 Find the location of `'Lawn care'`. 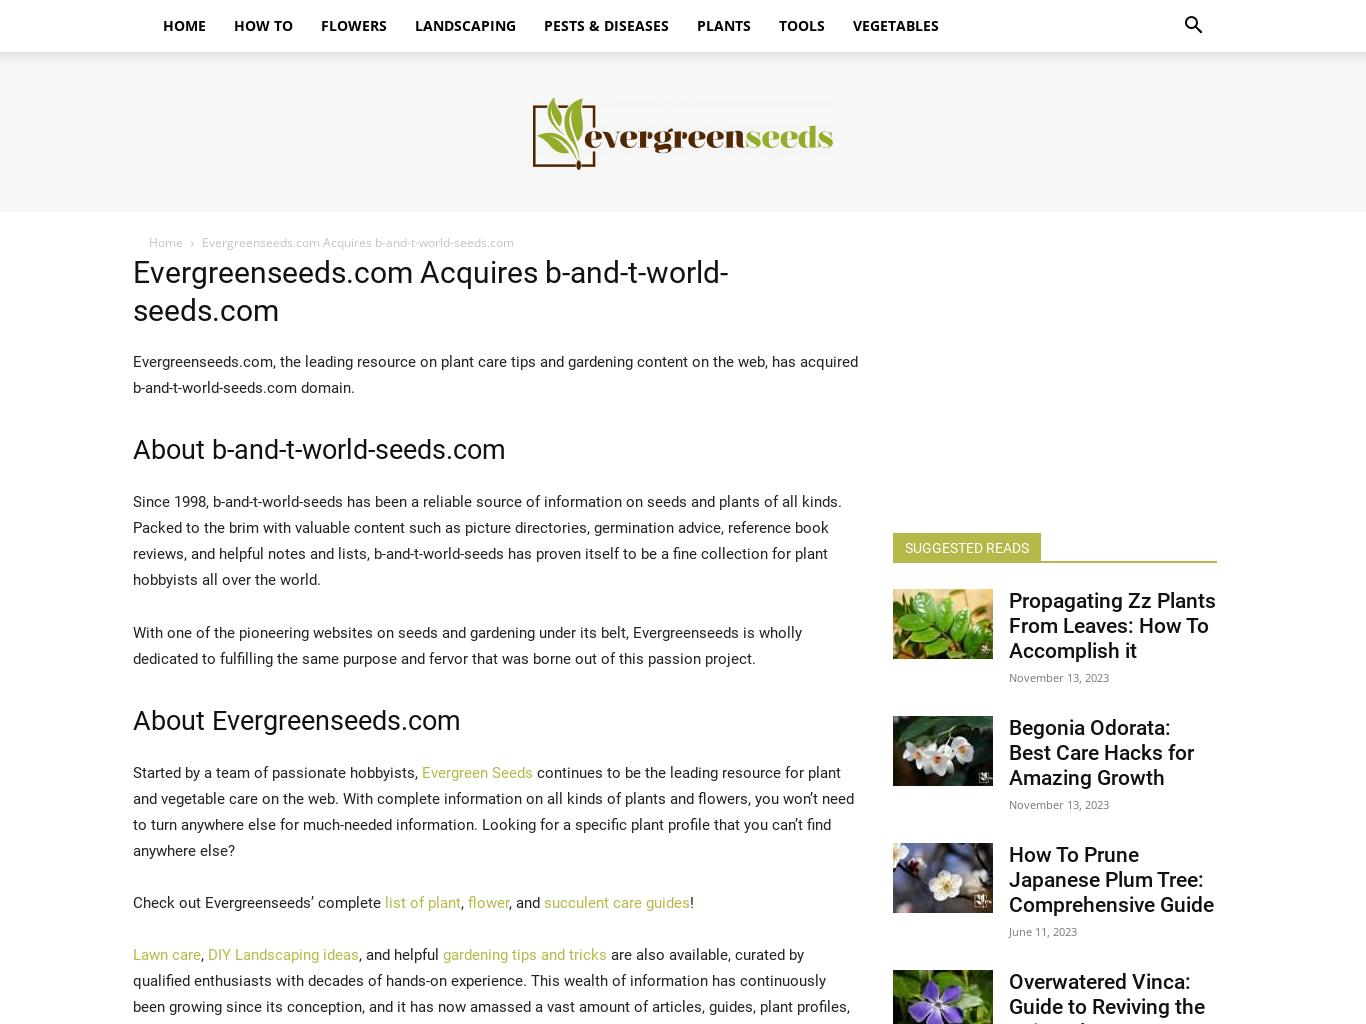

'Lawn care' is located at coordinates (166, 954).